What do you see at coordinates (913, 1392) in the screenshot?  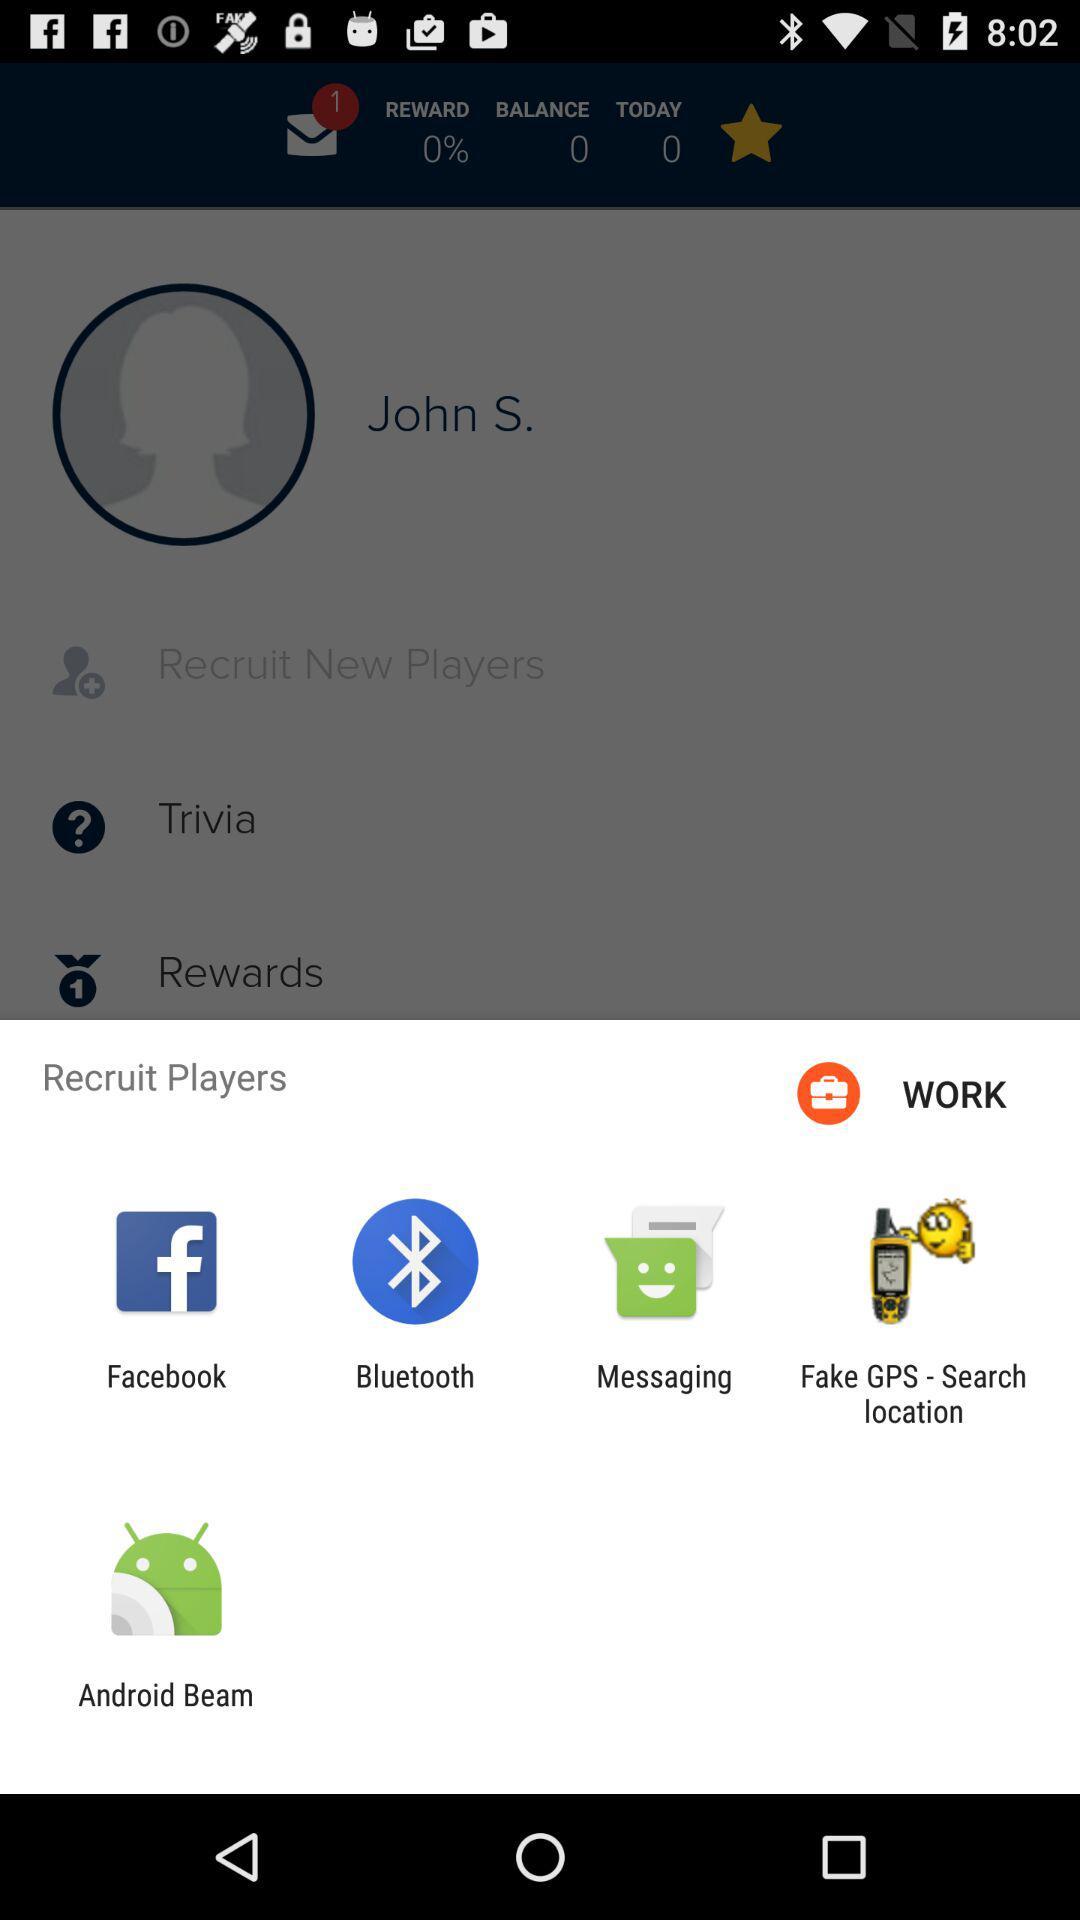 I see `the item at the bottom right corner` at bounding box center [913, 1392].